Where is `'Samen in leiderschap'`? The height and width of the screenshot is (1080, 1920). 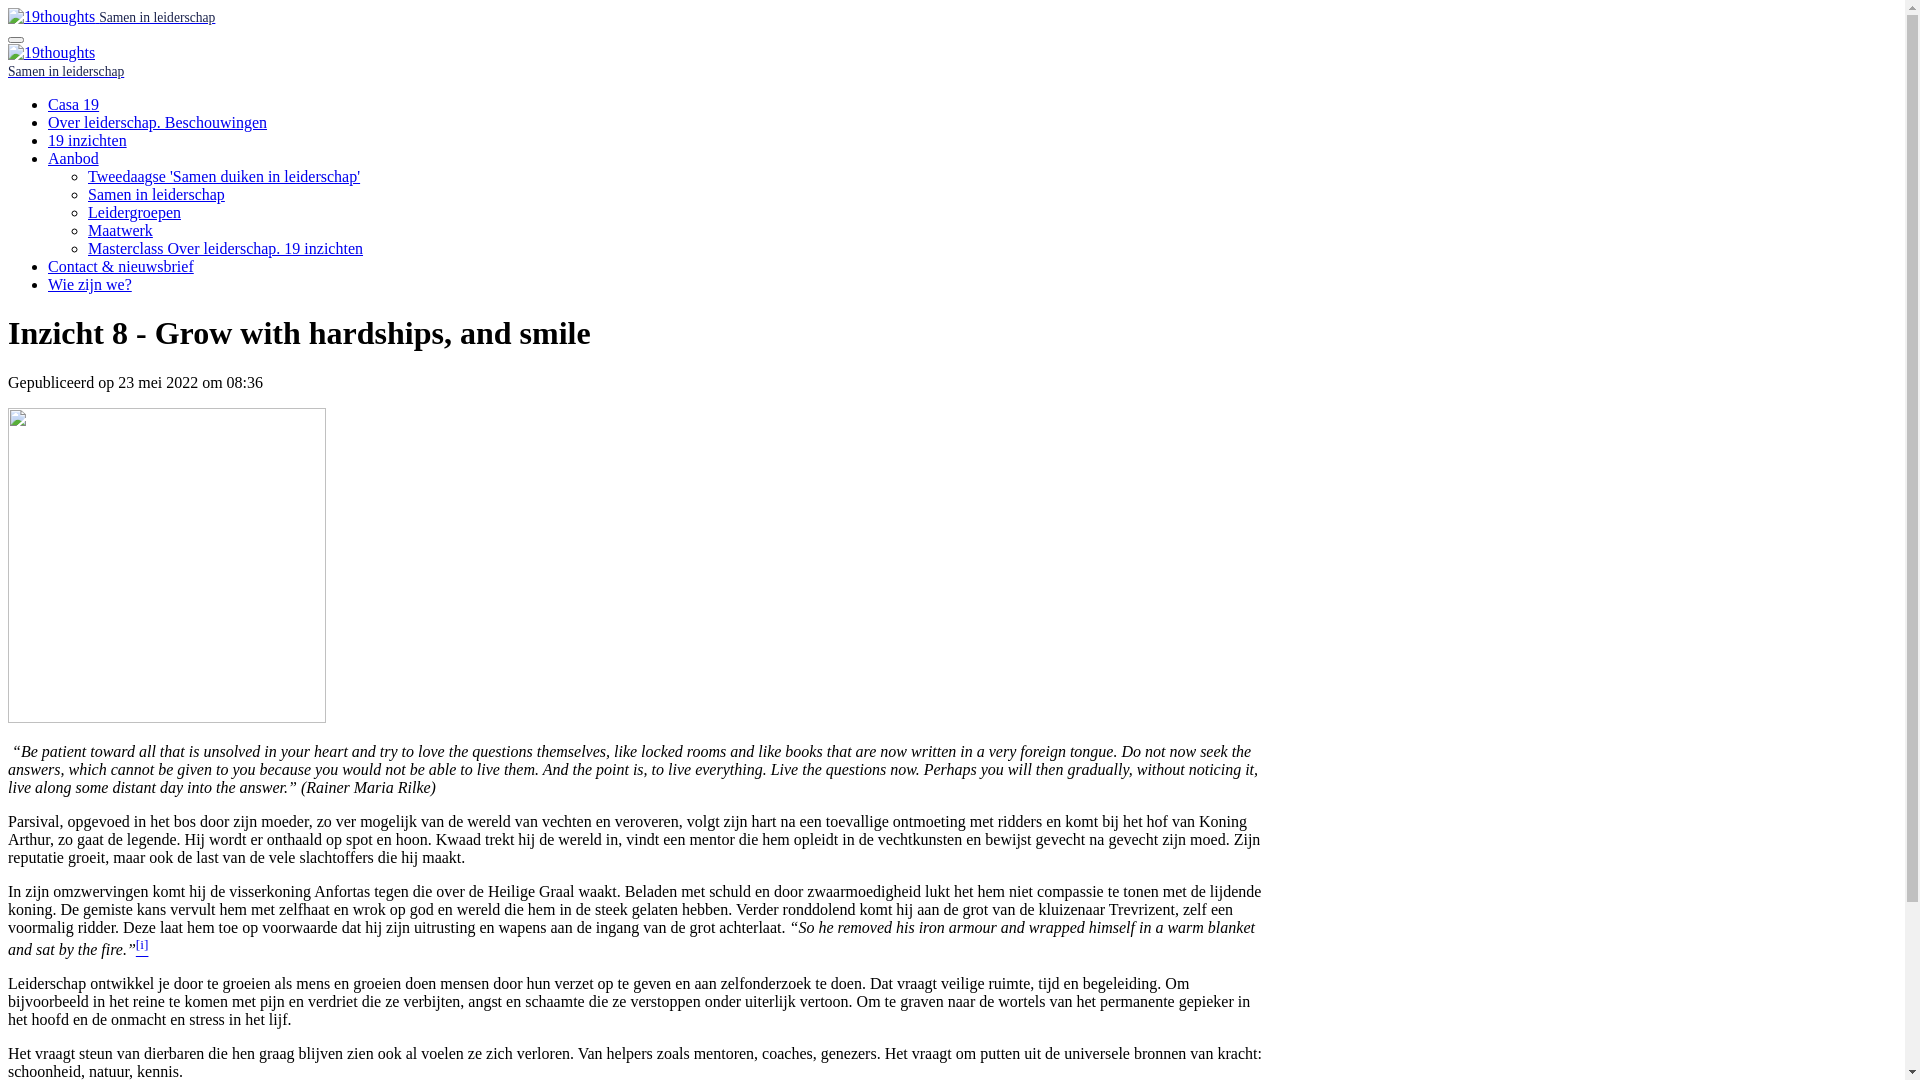
'Samen in leiderschap' is located at coordinates (155, 194).